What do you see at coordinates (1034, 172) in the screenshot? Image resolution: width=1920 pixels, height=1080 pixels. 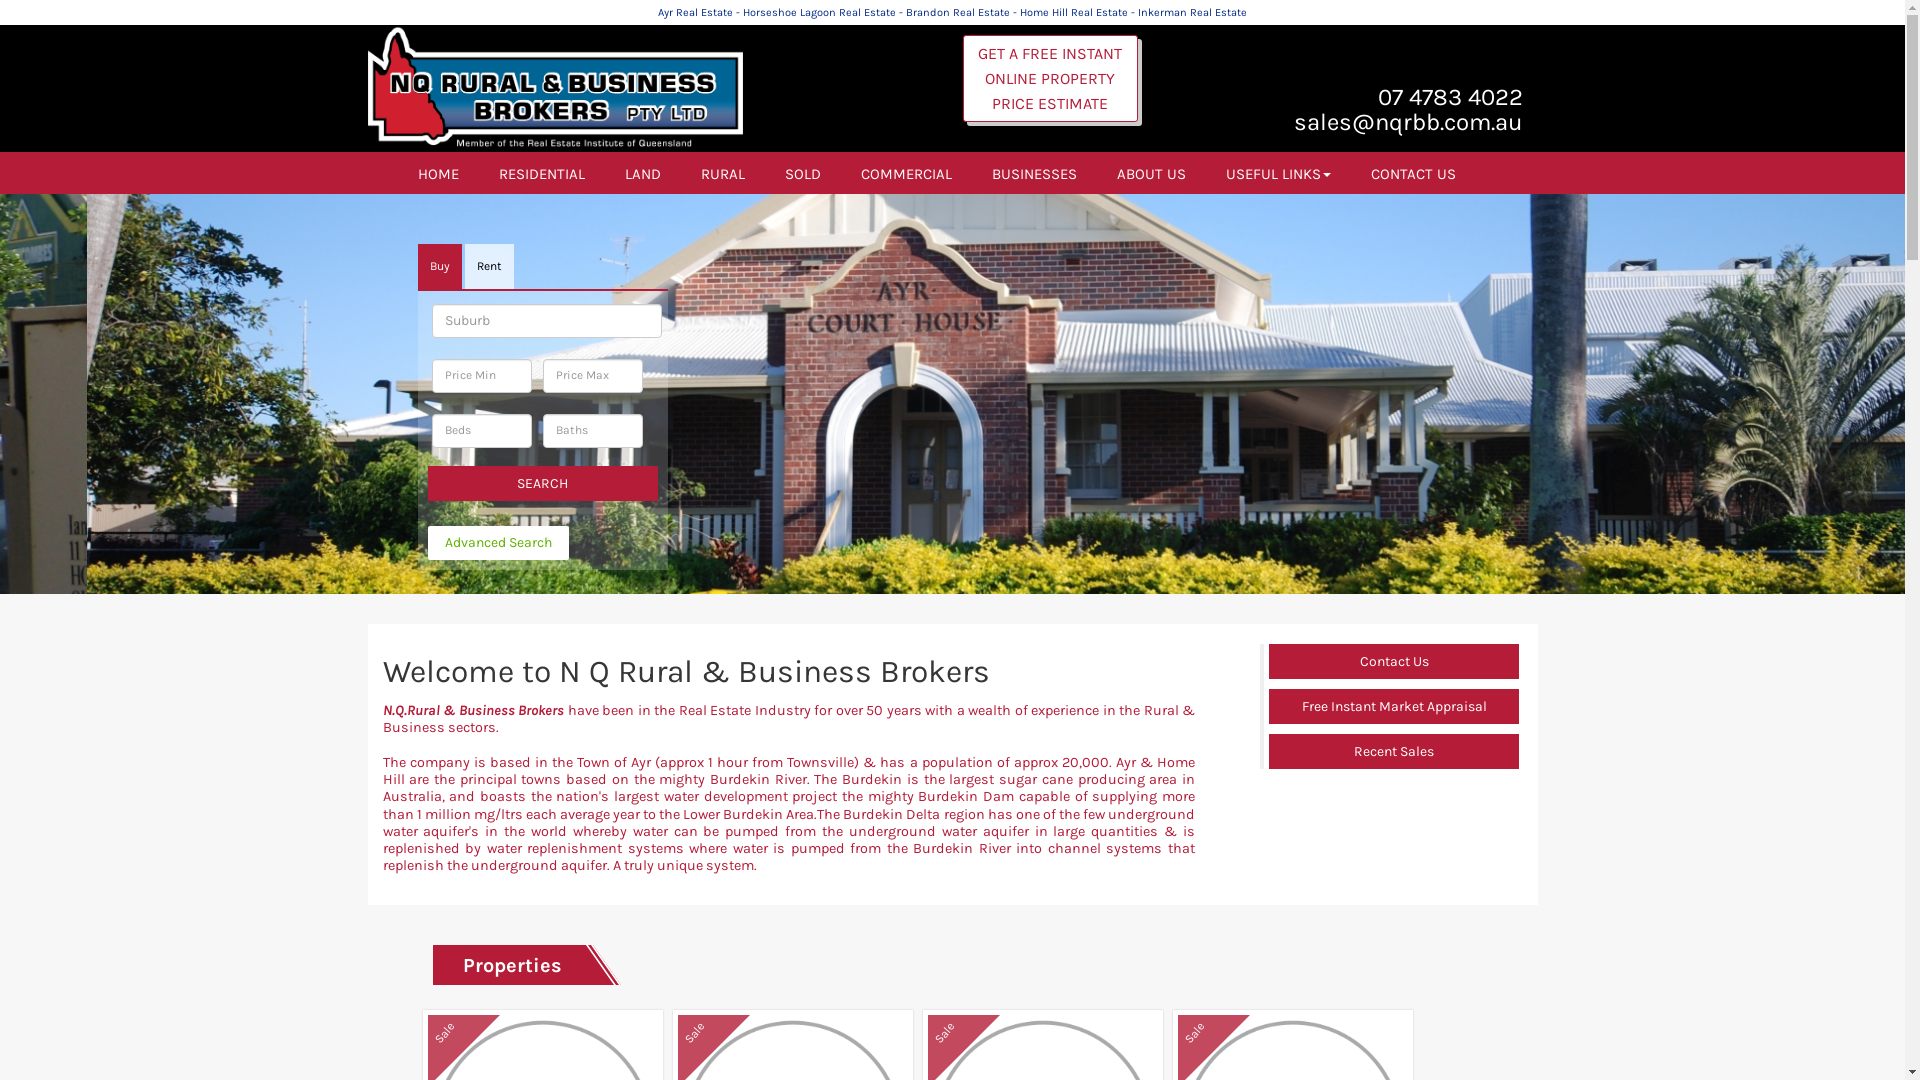 I see `'BUSINESSES'` at bounding box center [1034, 172].